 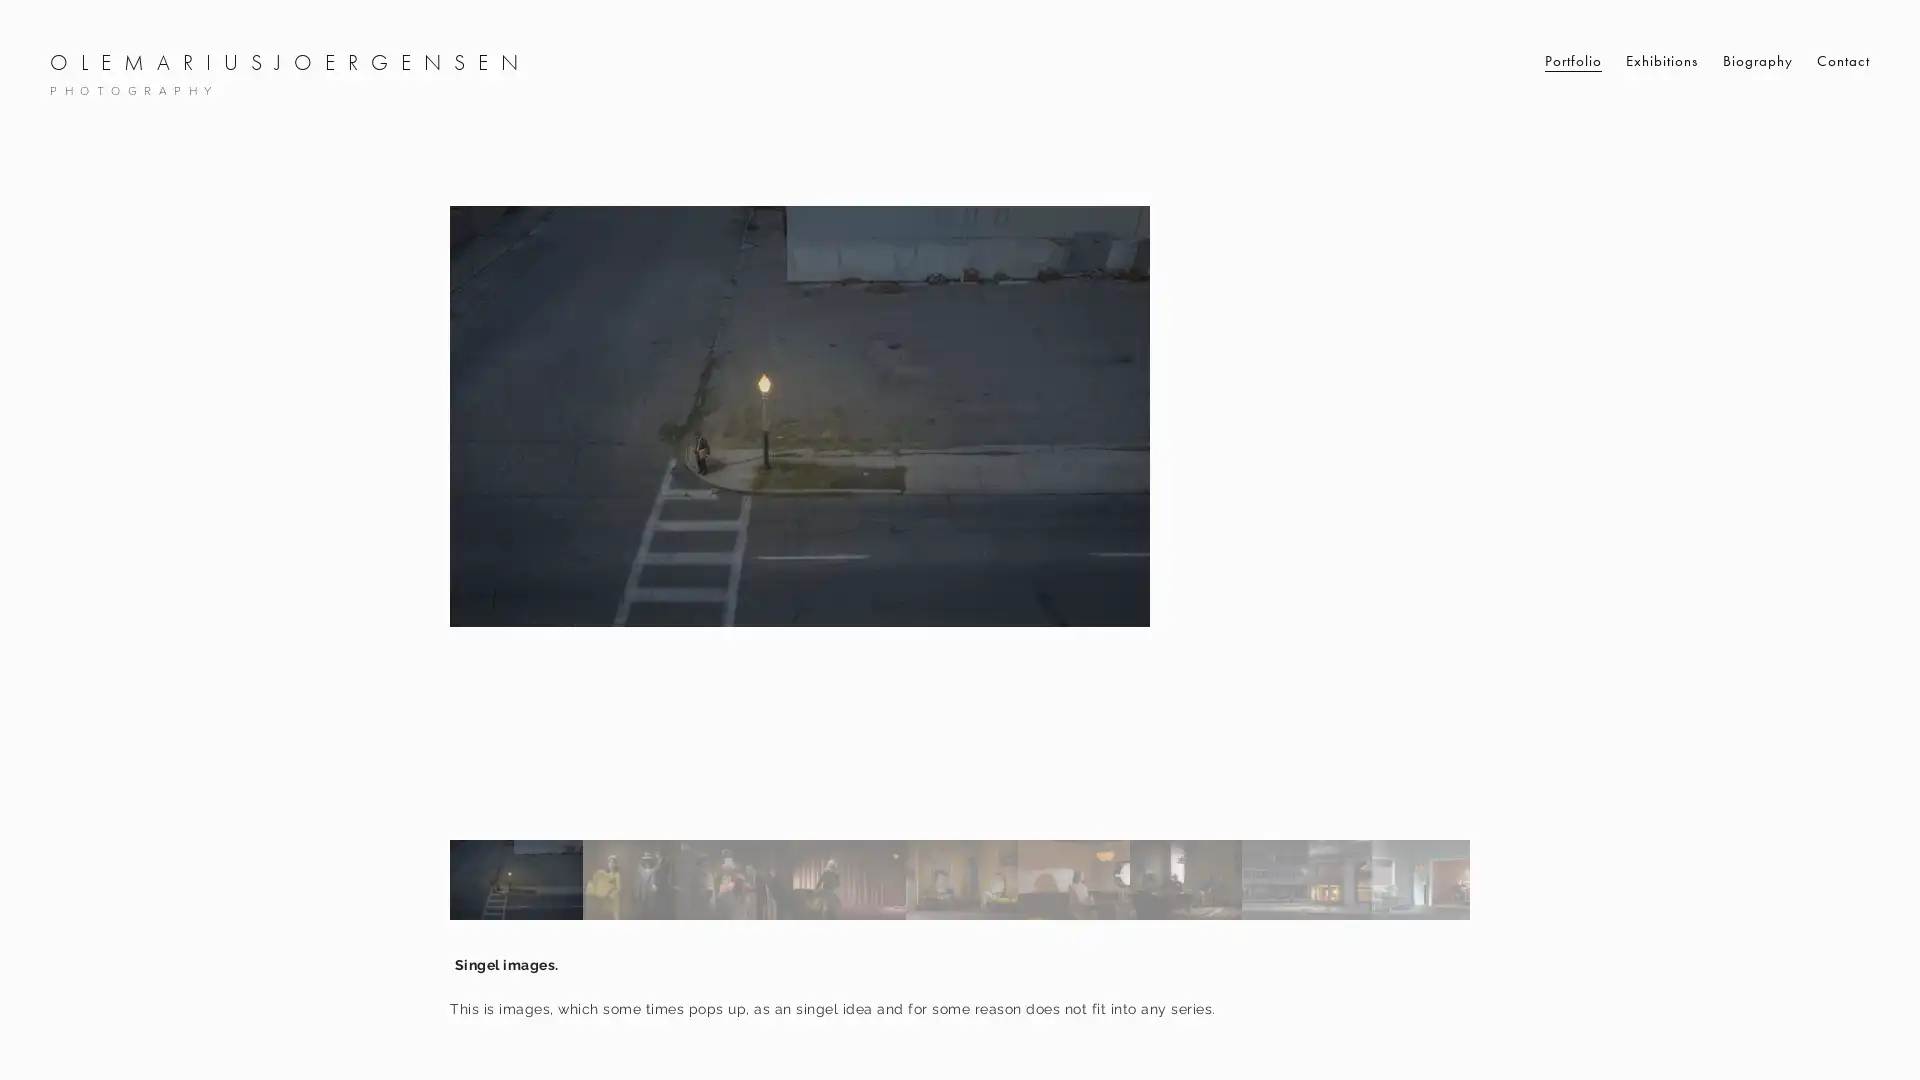 I want to click on Slide 5, so click(x=960, y=878).